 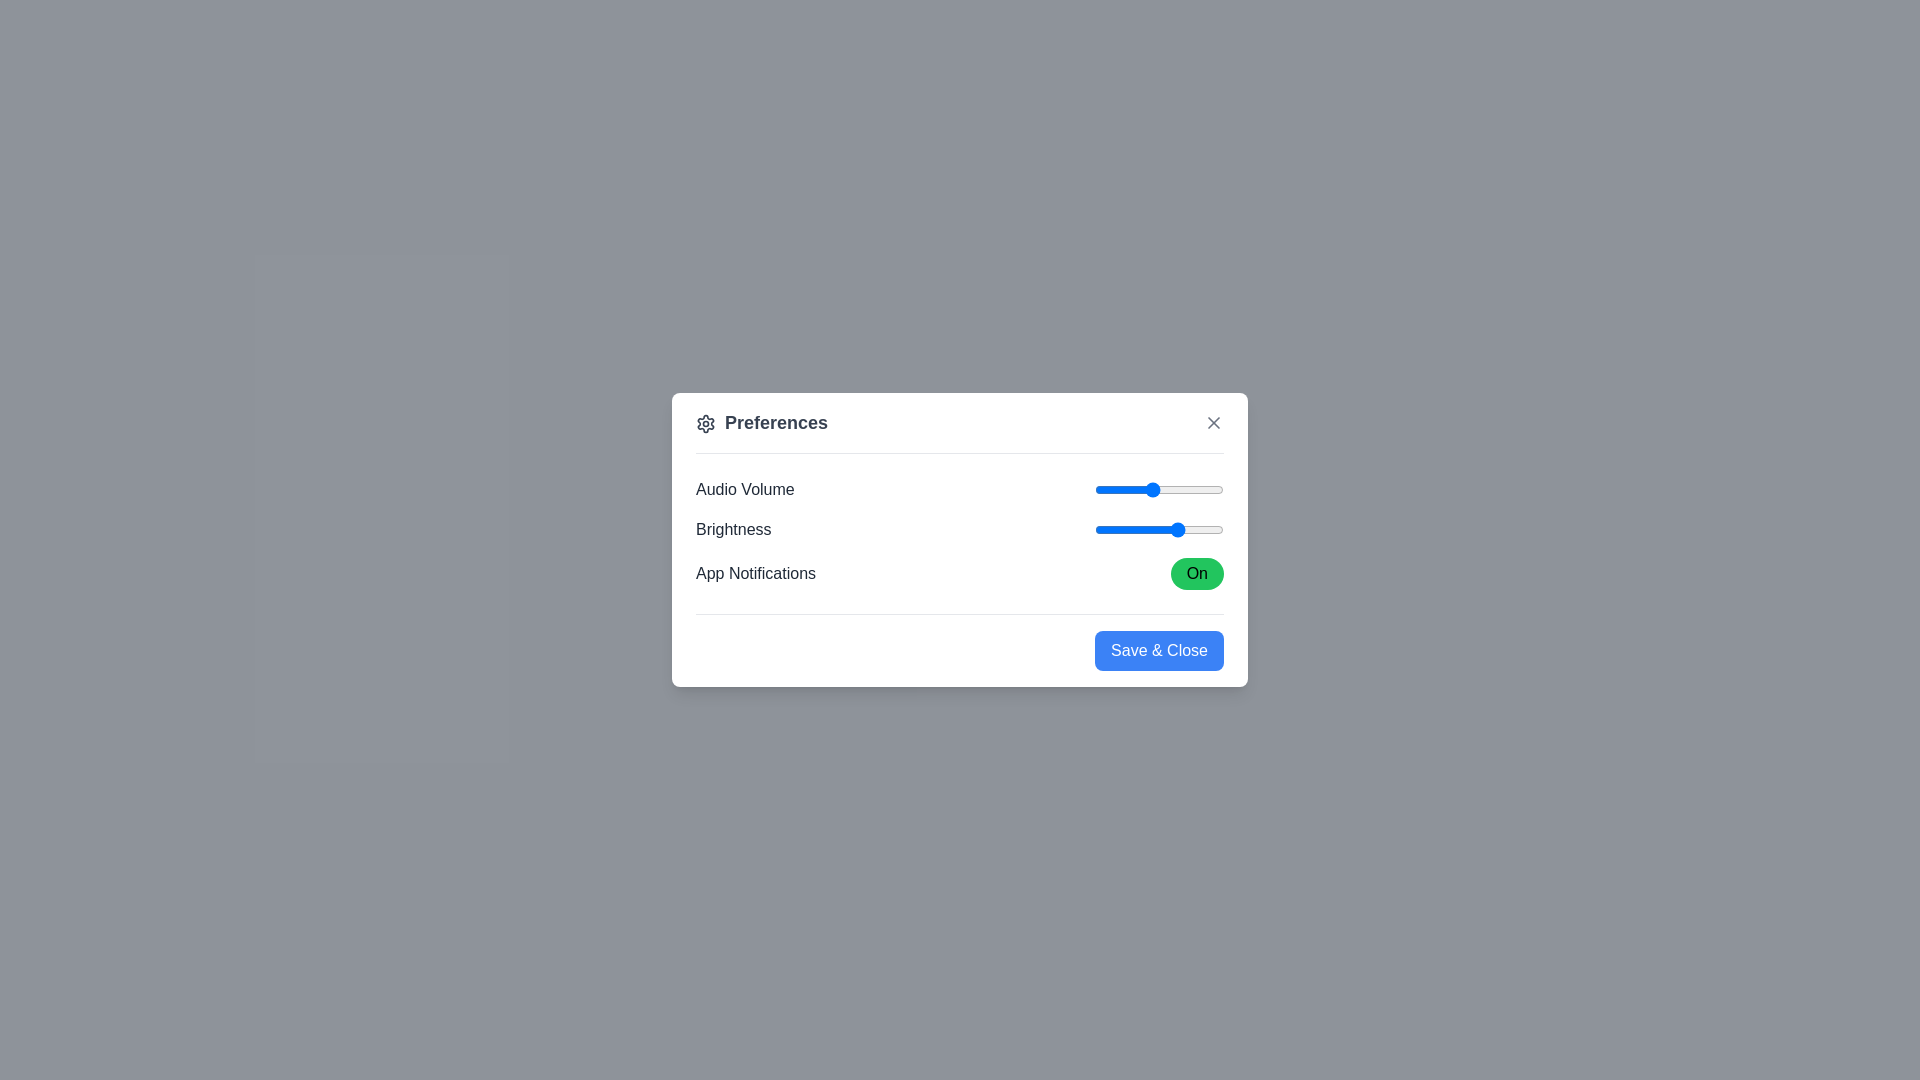 What do you see at coordinates (1213, 422) in the screenshot?
I see `the close button (X) at the top-right corner of the Preferences dialog to close it without saving` at bounding box center [1213, 422].